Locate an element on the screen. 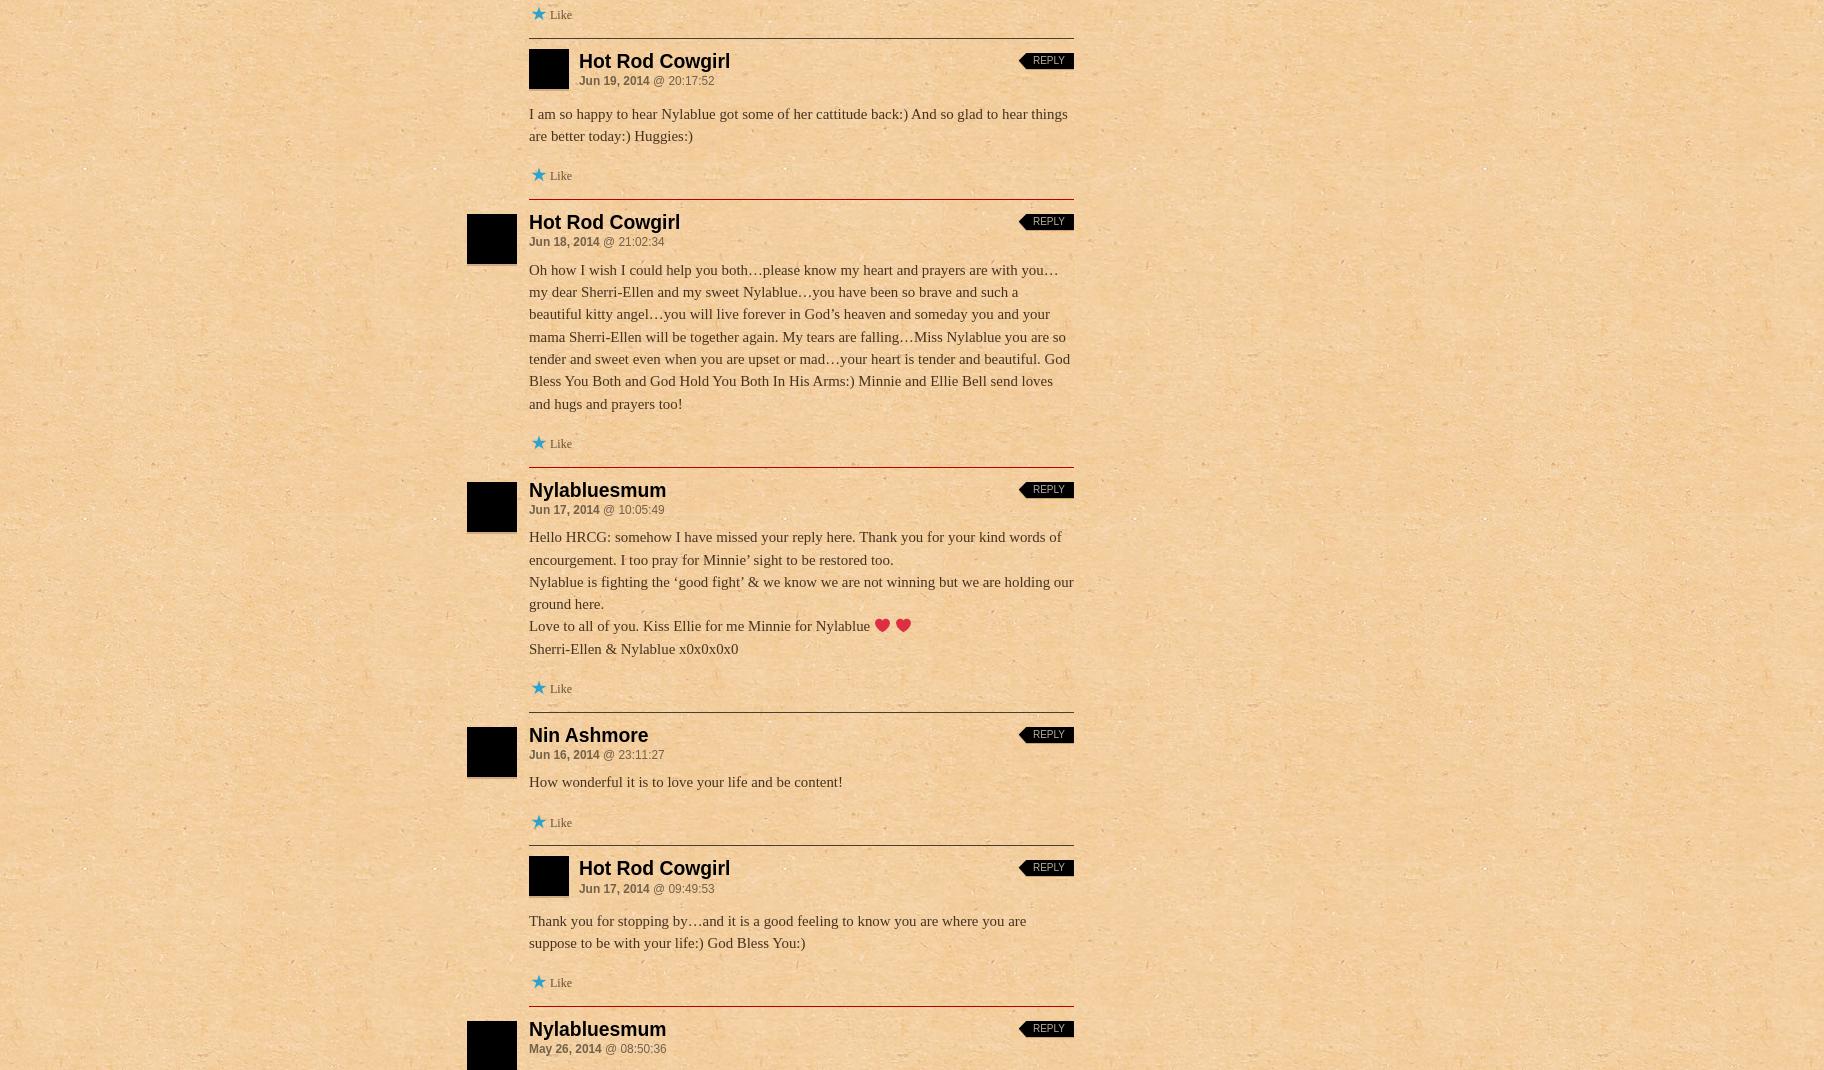 Image resolution: width=1824 pixels, height=1070 pixels. 'I am so happy to hear Nylablue got some of her cattitude back:) And so glad to hear things are better today:) Huggies:)' is located at coordinates (798, 124).